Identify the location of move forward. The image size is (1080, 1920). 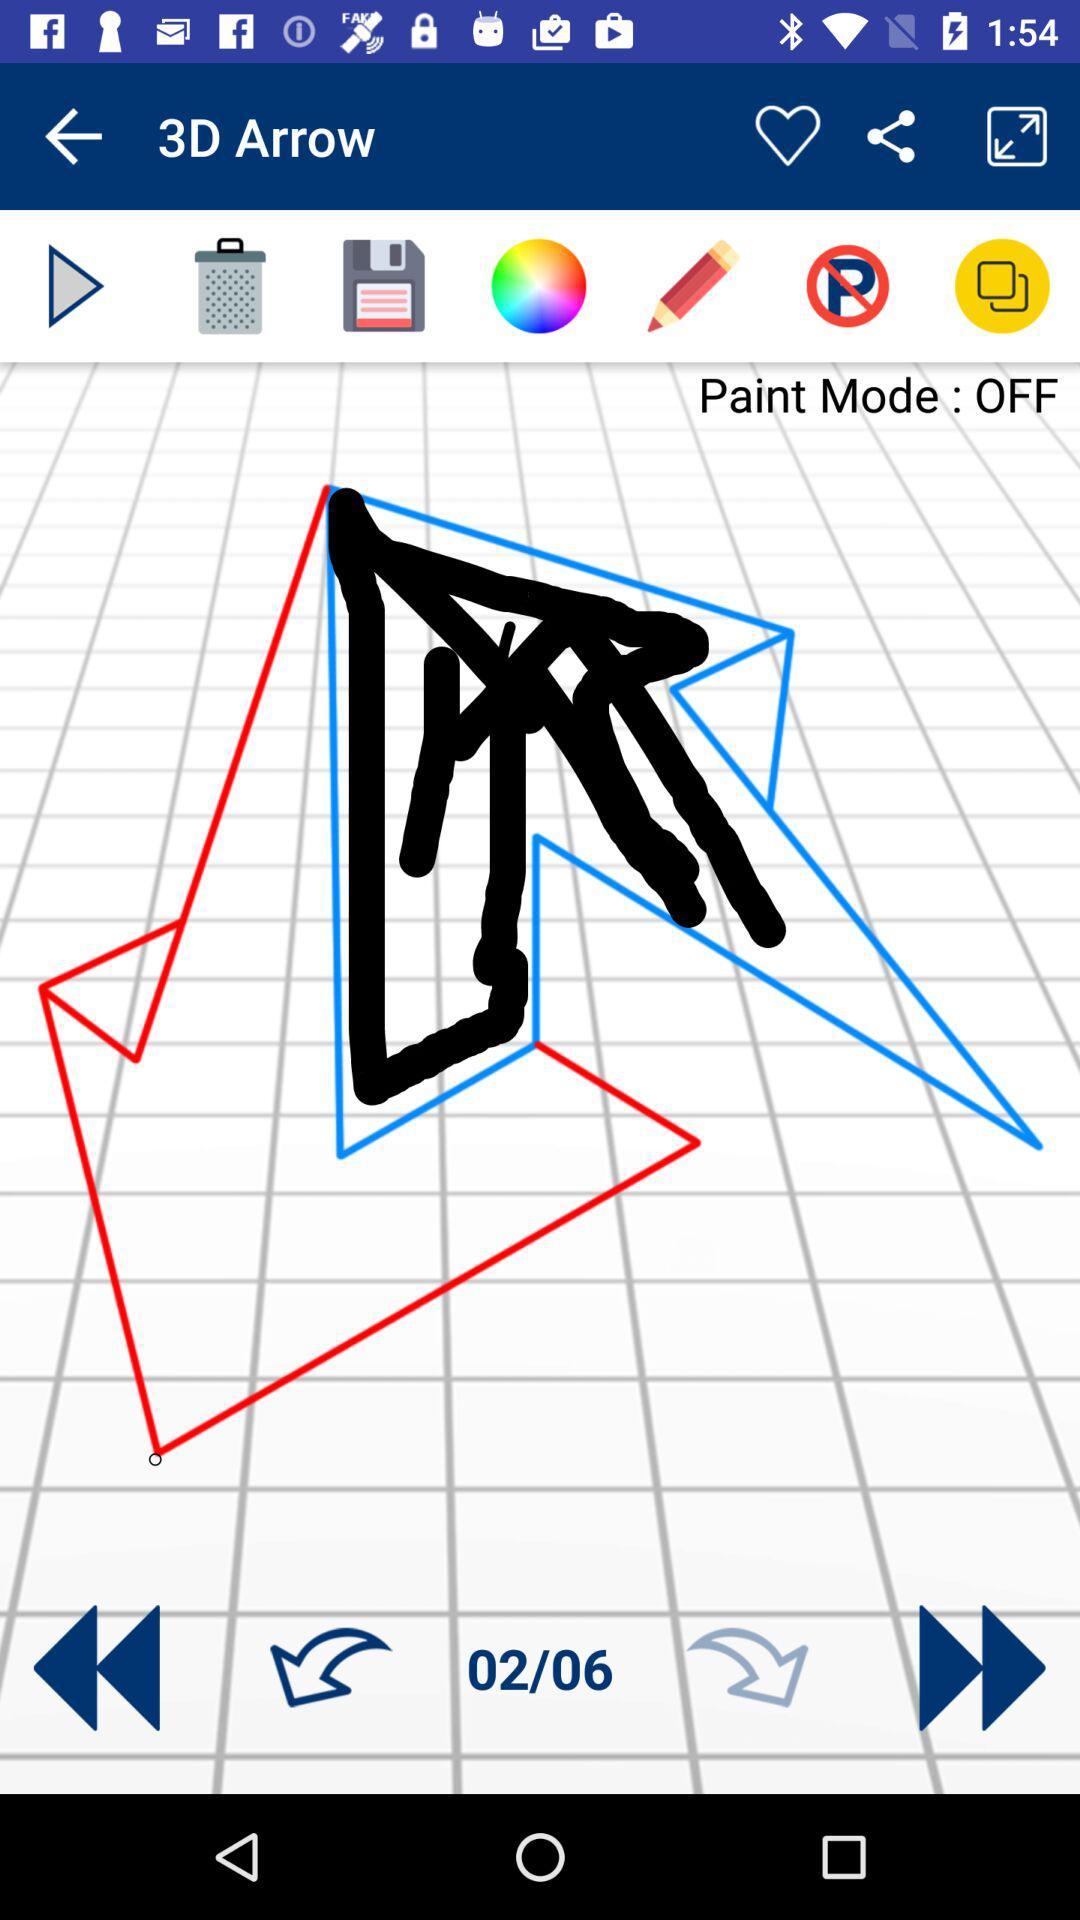
(981, 1668).